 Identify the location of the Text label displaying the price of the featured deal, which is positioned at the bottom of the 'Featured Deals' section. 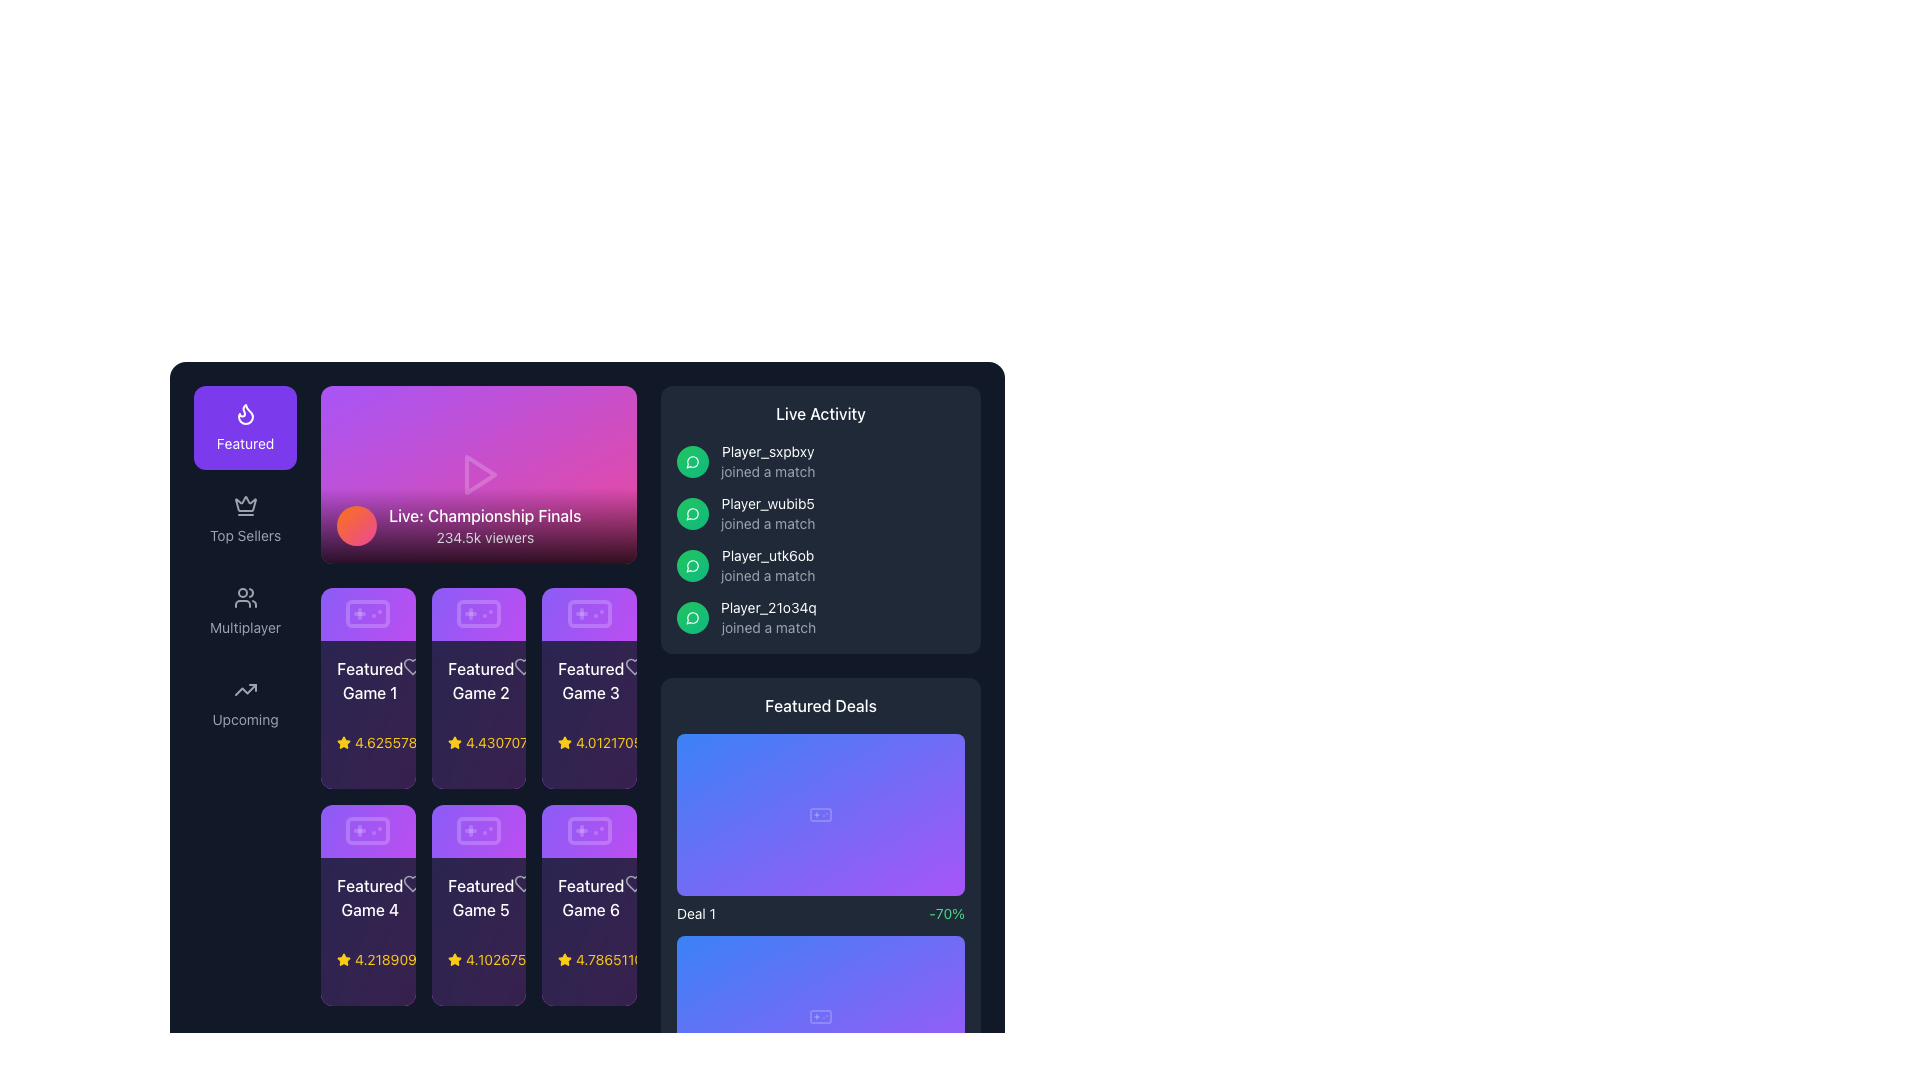
(697, 742).